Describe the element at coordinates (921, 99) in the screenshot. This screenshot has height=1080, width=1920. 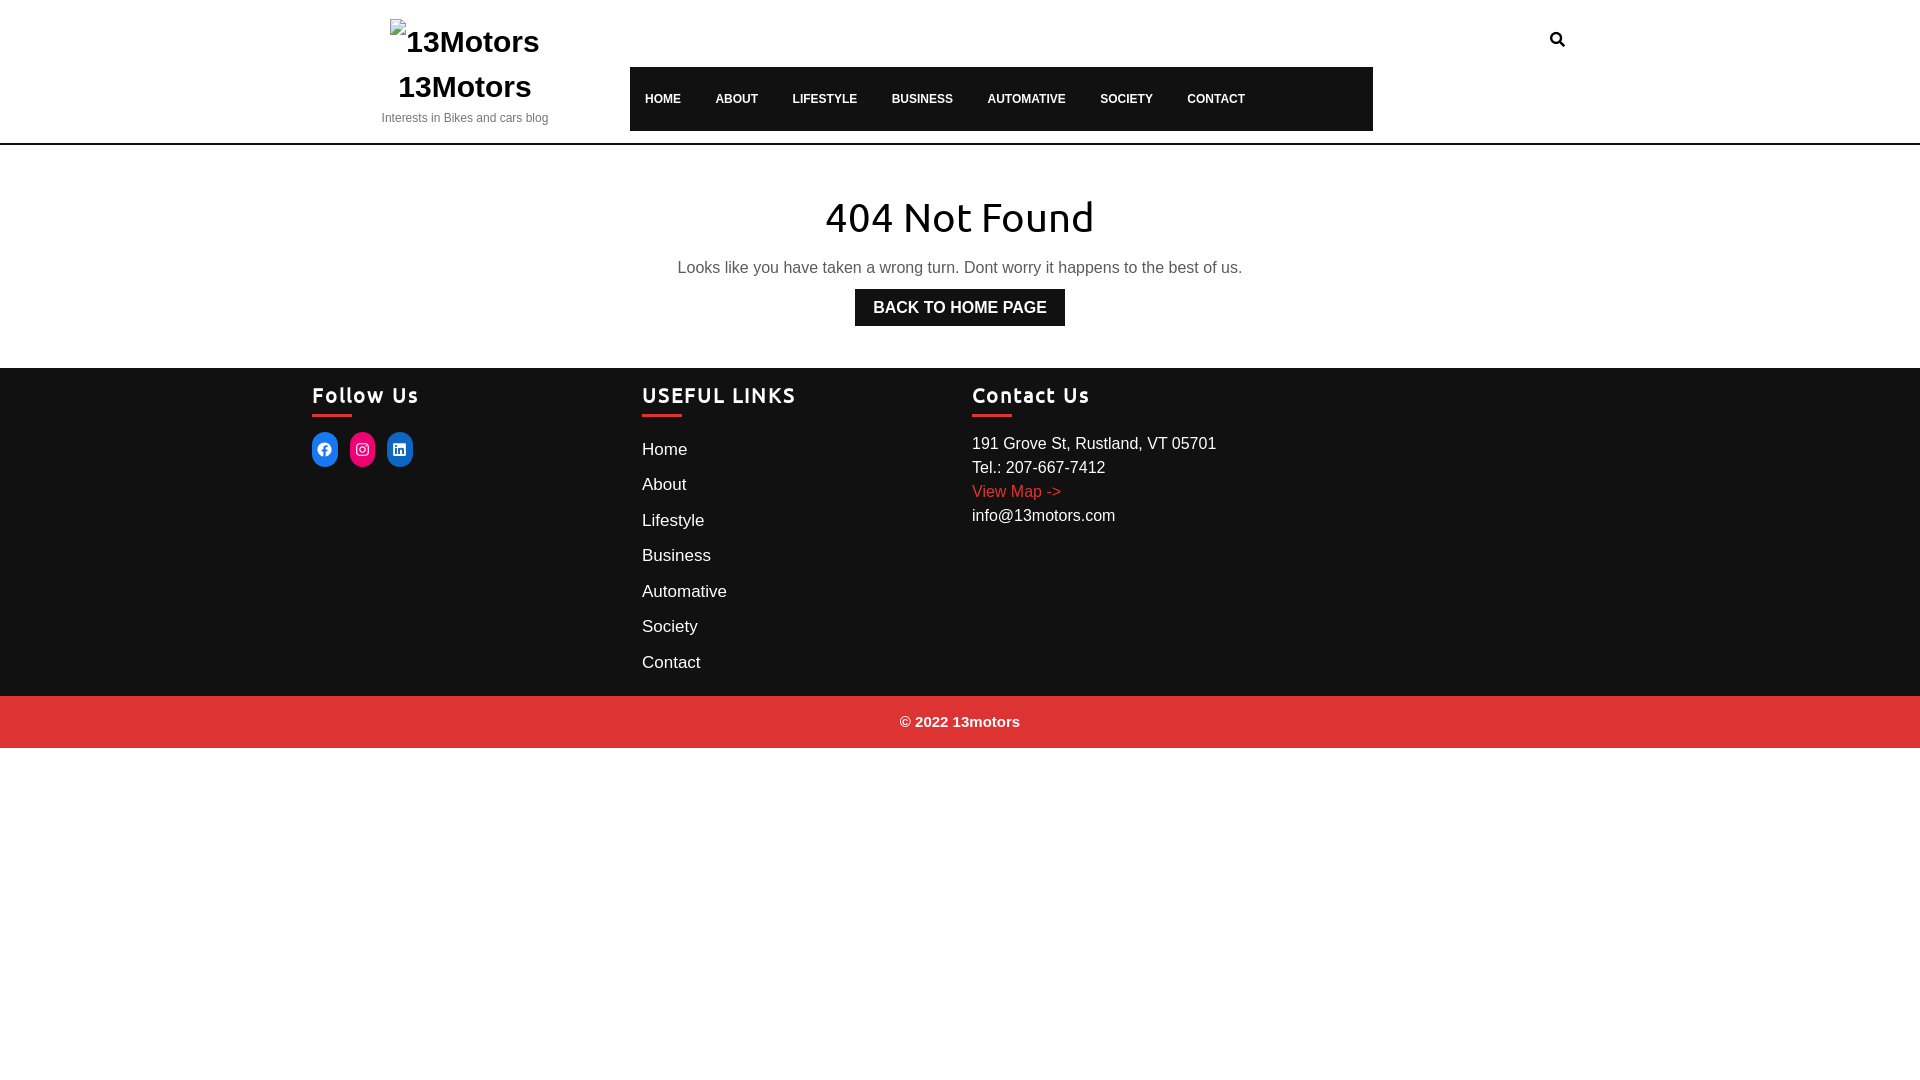
I see `'BUSINESS'` at that location.